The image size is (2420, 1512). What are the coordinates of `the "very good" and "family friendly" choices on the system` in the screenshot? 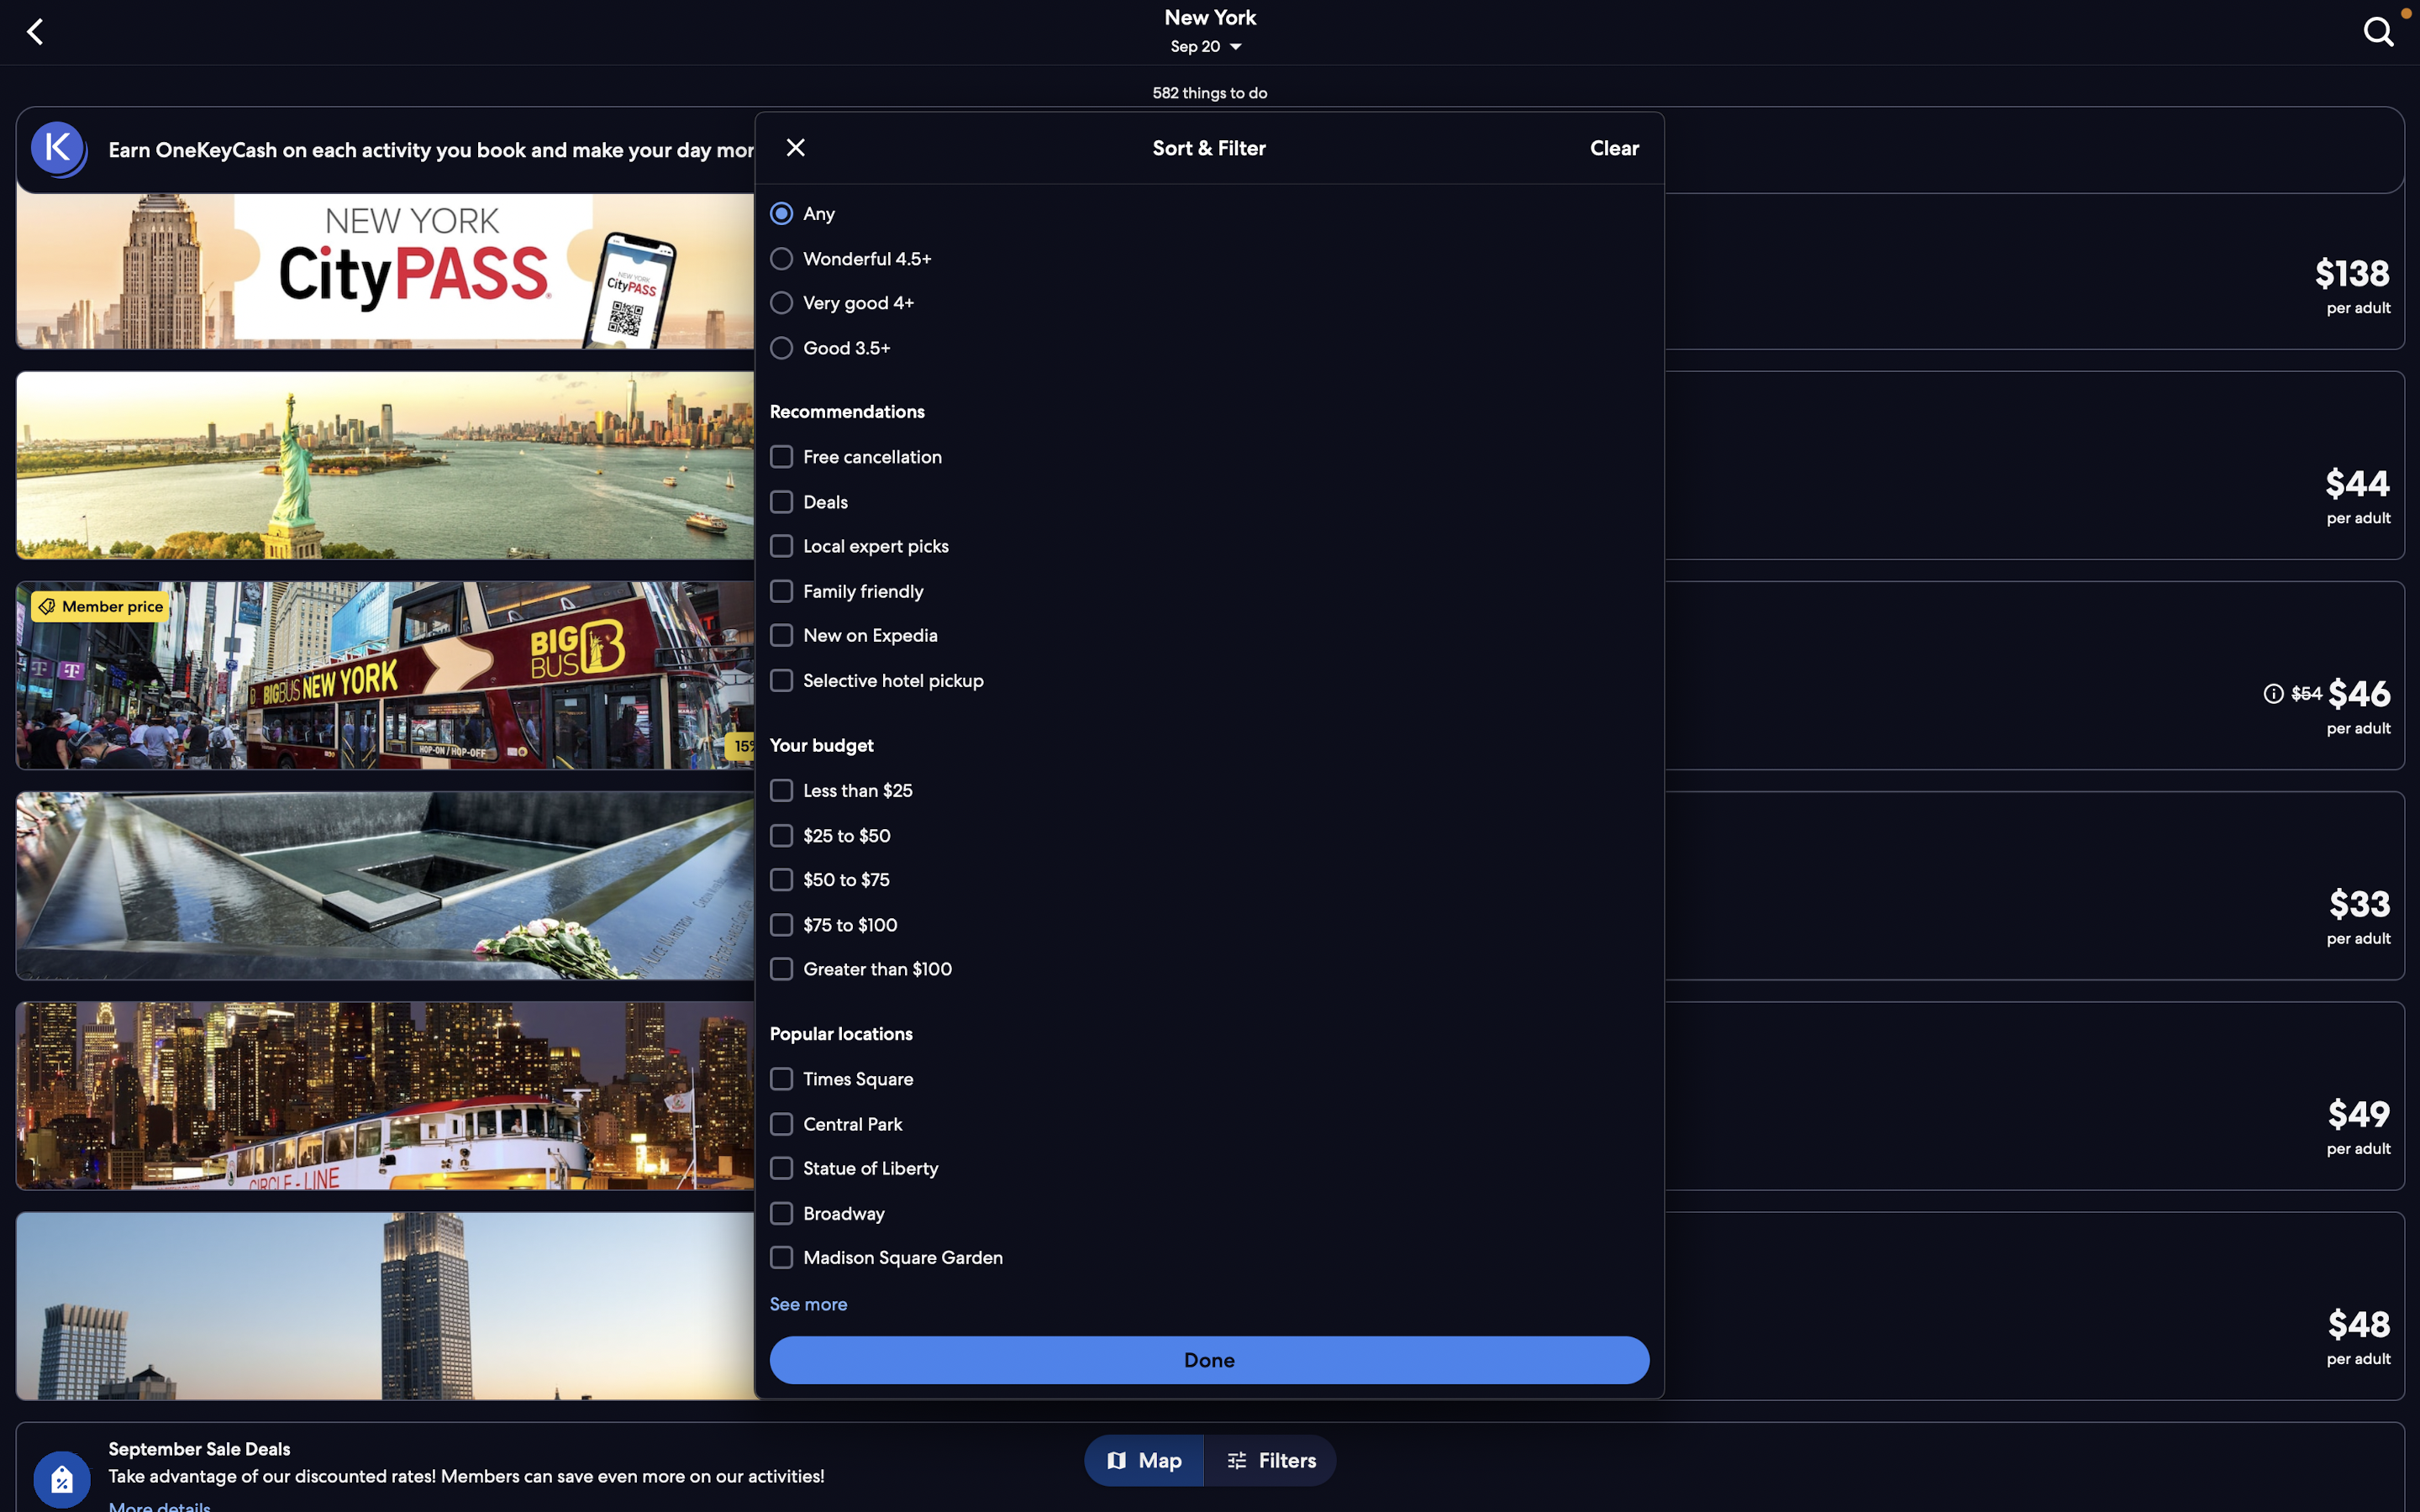 It's located at (1206, 303).